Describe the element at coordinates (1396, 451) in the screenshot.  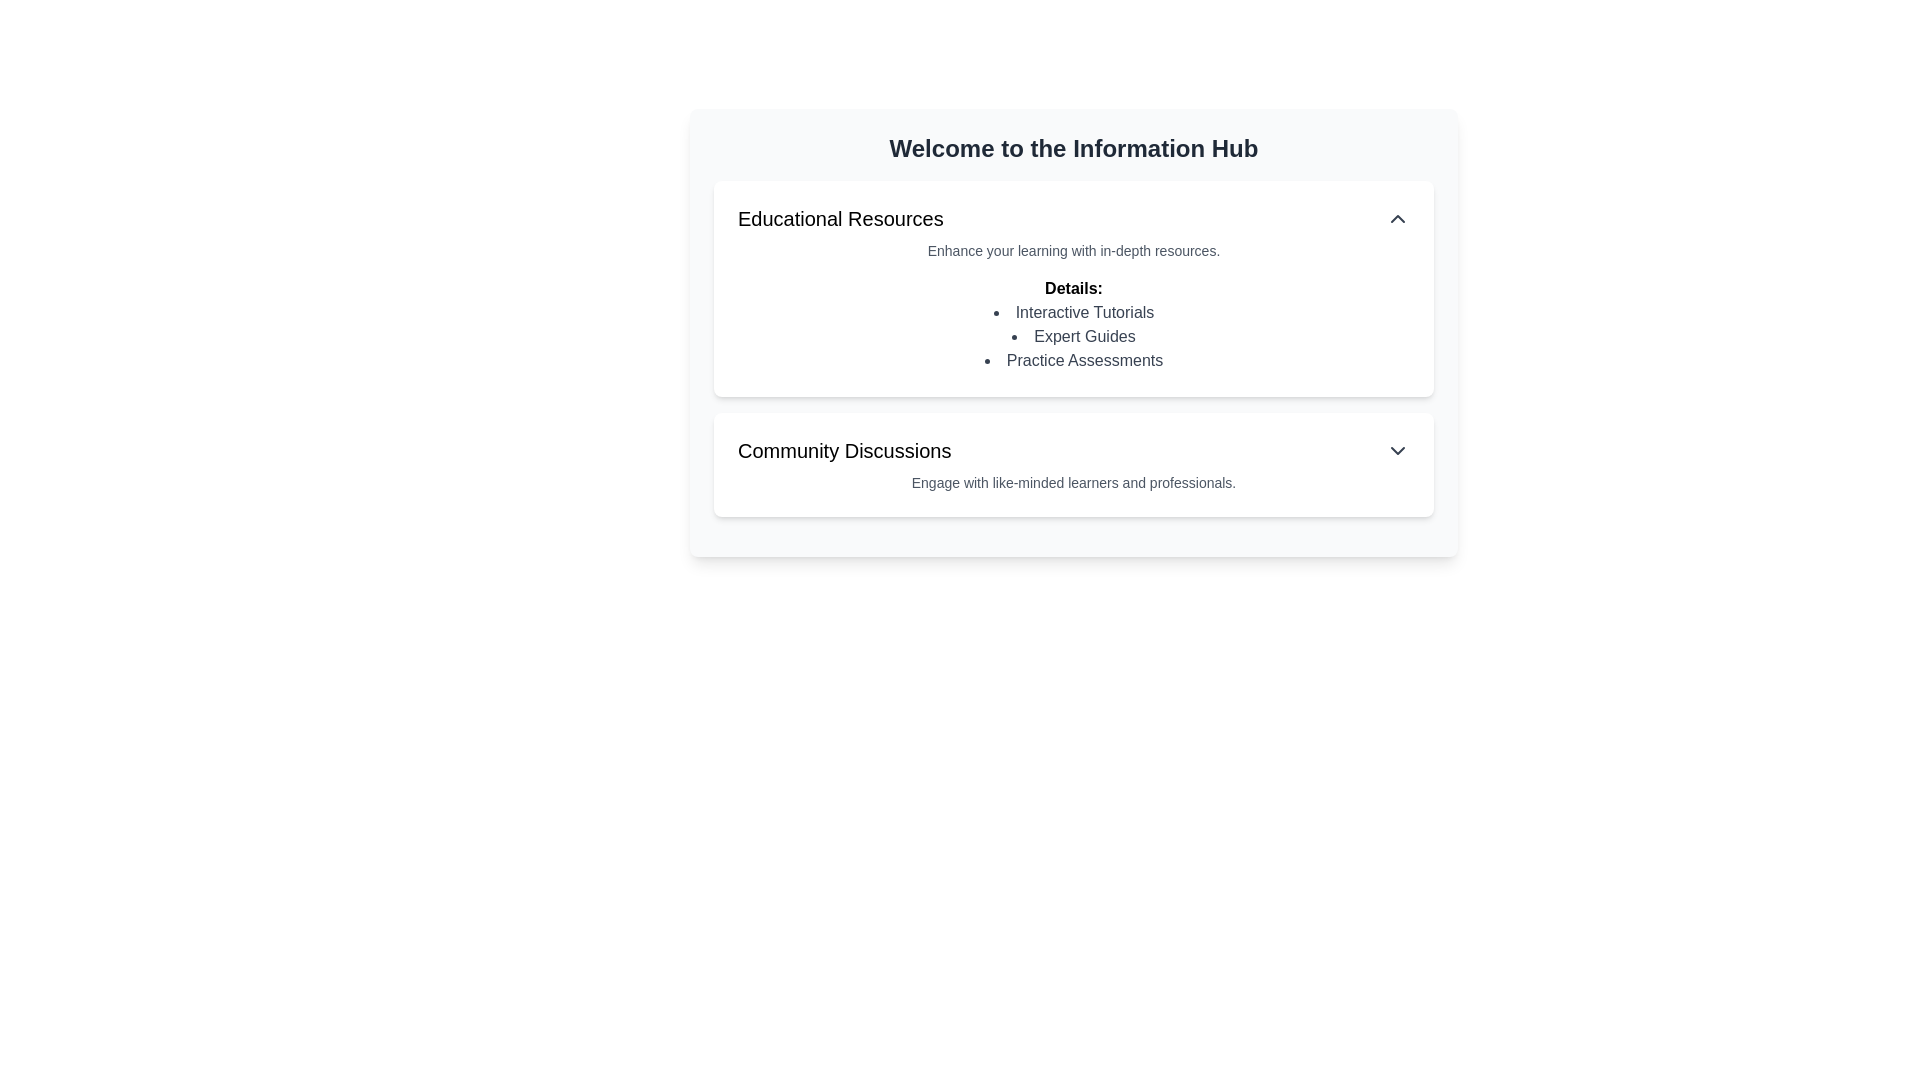
I see `the downward-facing chevron icon for the 'Community Discussions' section` at that location.